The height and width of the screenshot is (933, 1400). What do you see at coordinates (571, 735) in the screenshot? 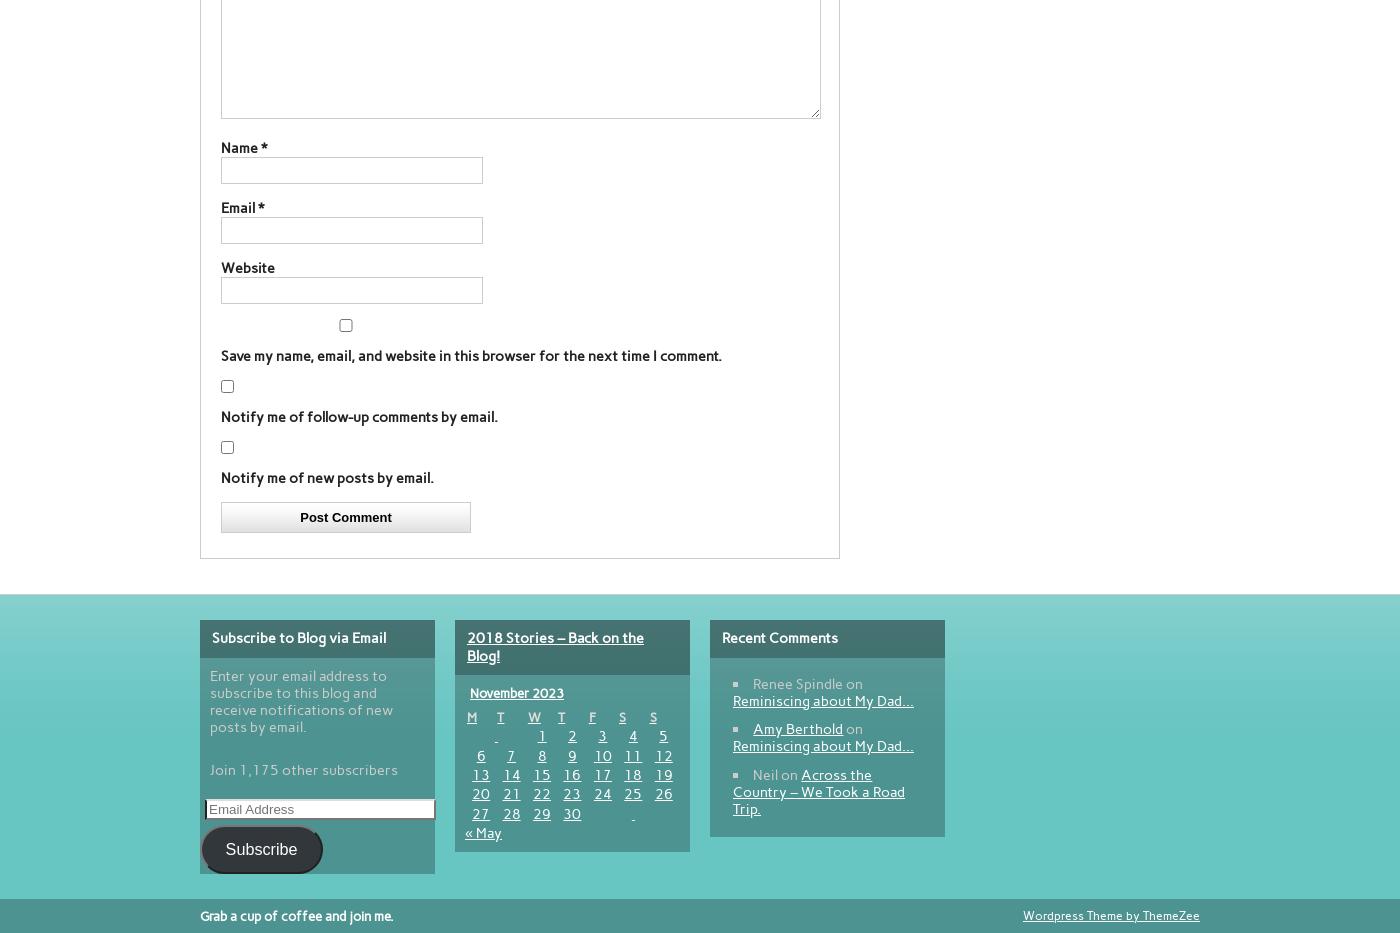
I see `'2'` at bounding box center [571, 735].